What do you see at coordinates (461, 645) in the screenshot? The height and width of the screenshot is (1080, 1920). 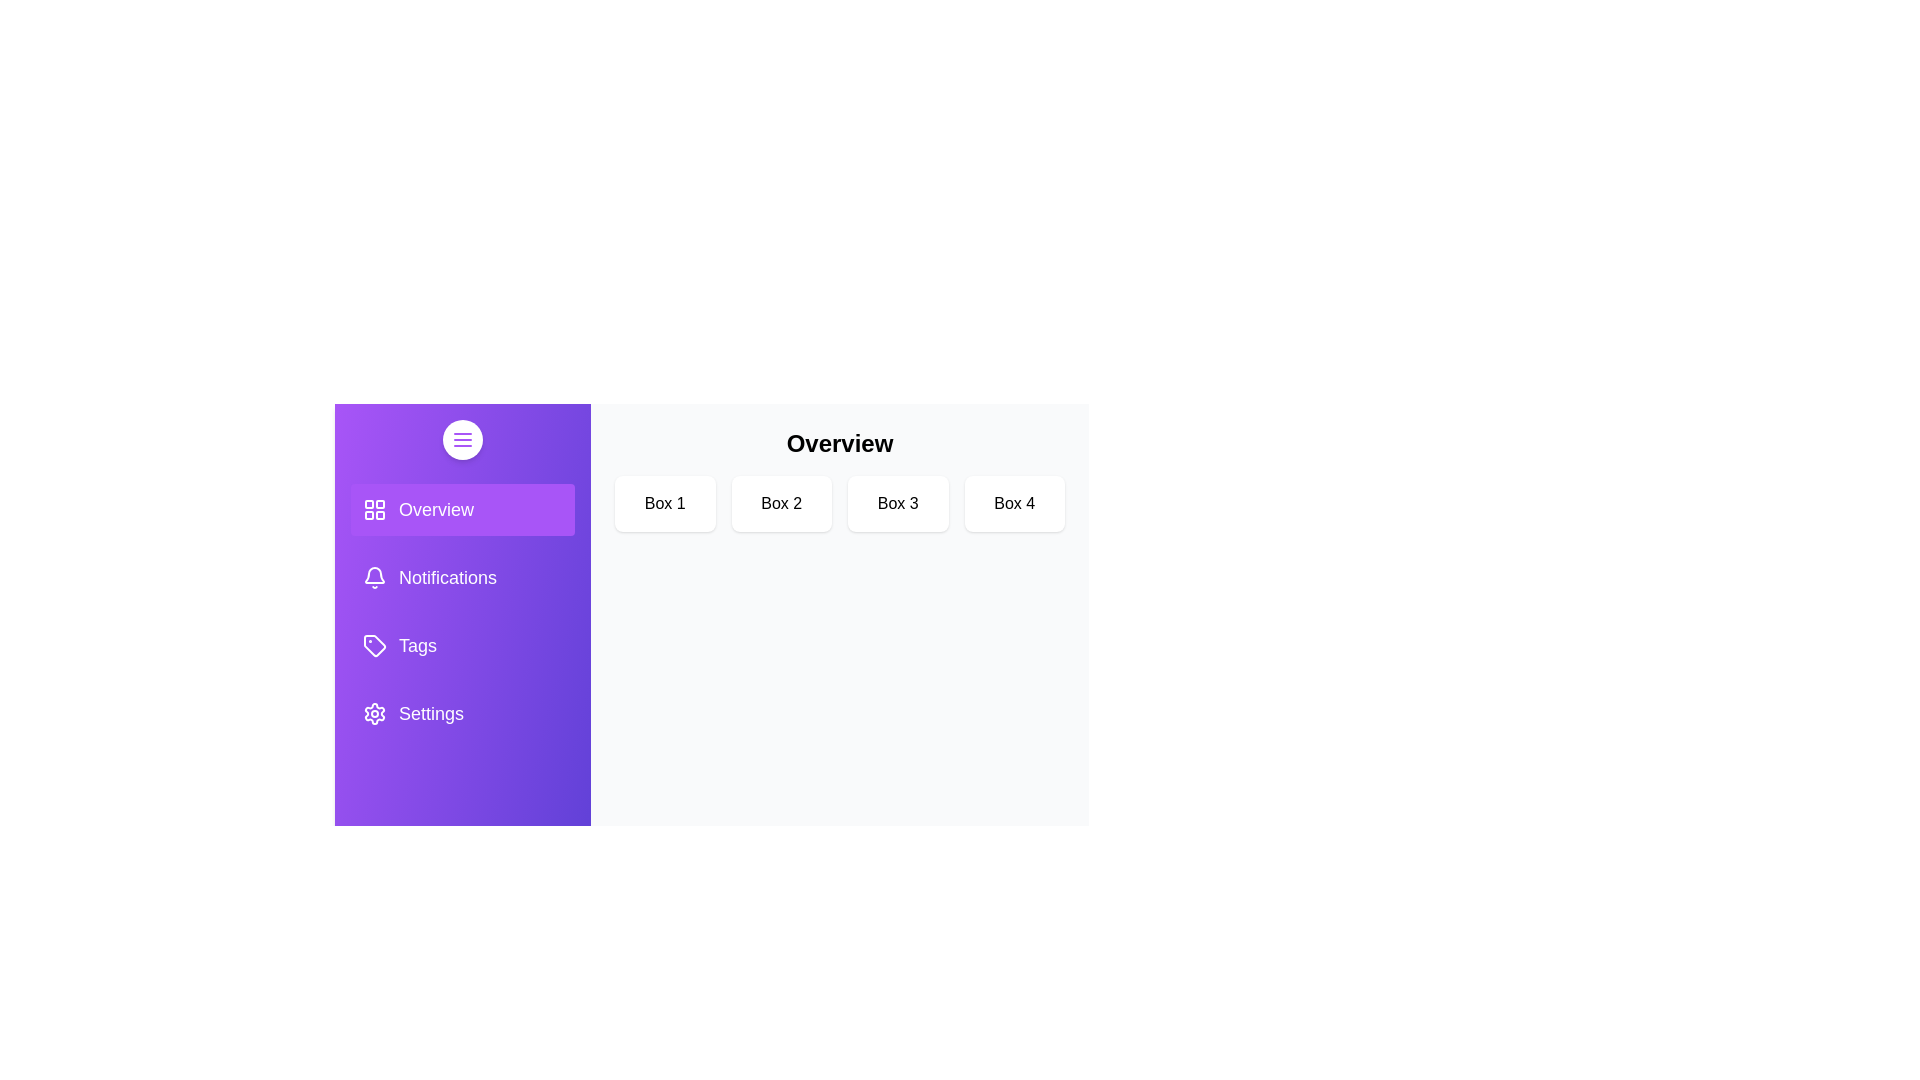 I see `the sidebar tab Tags` at bounding box center [461, 645].